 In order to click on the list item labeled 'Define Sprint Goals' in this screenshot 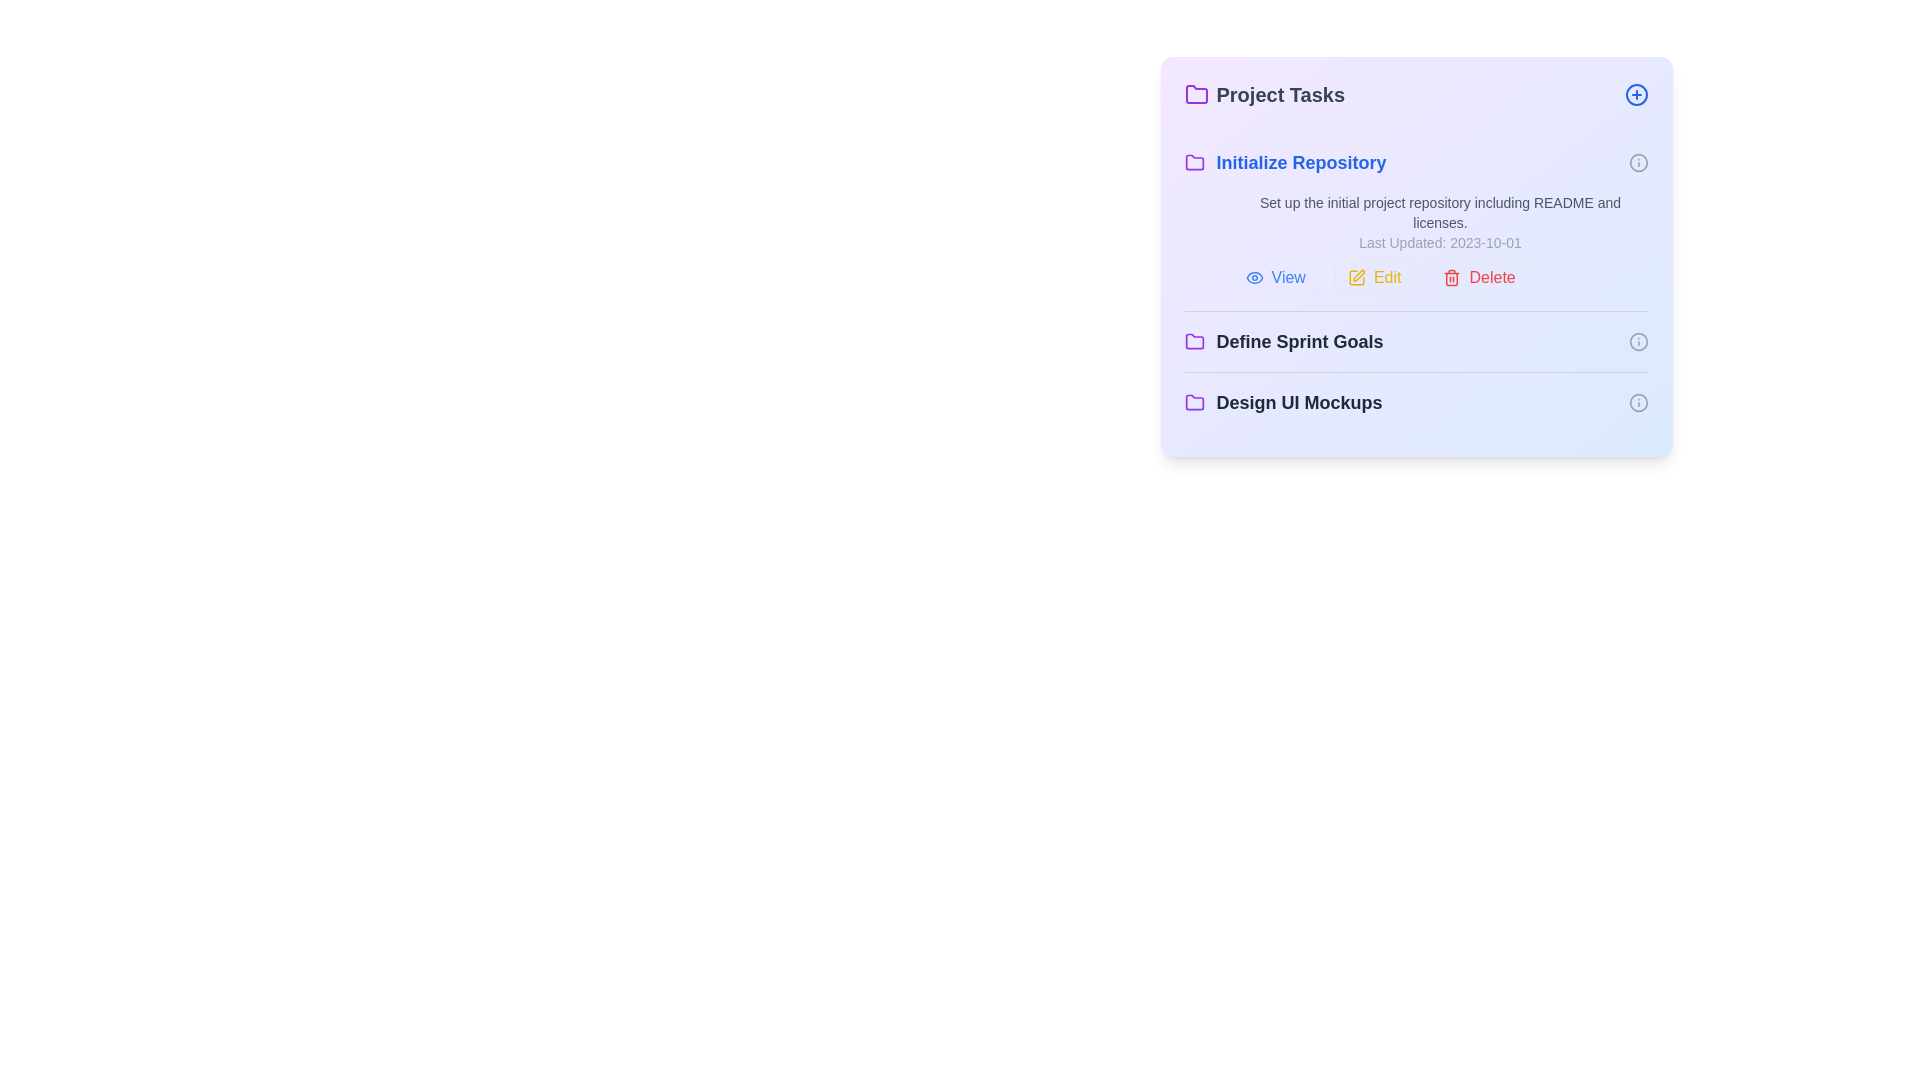, I will do `click(1415, 341)`.